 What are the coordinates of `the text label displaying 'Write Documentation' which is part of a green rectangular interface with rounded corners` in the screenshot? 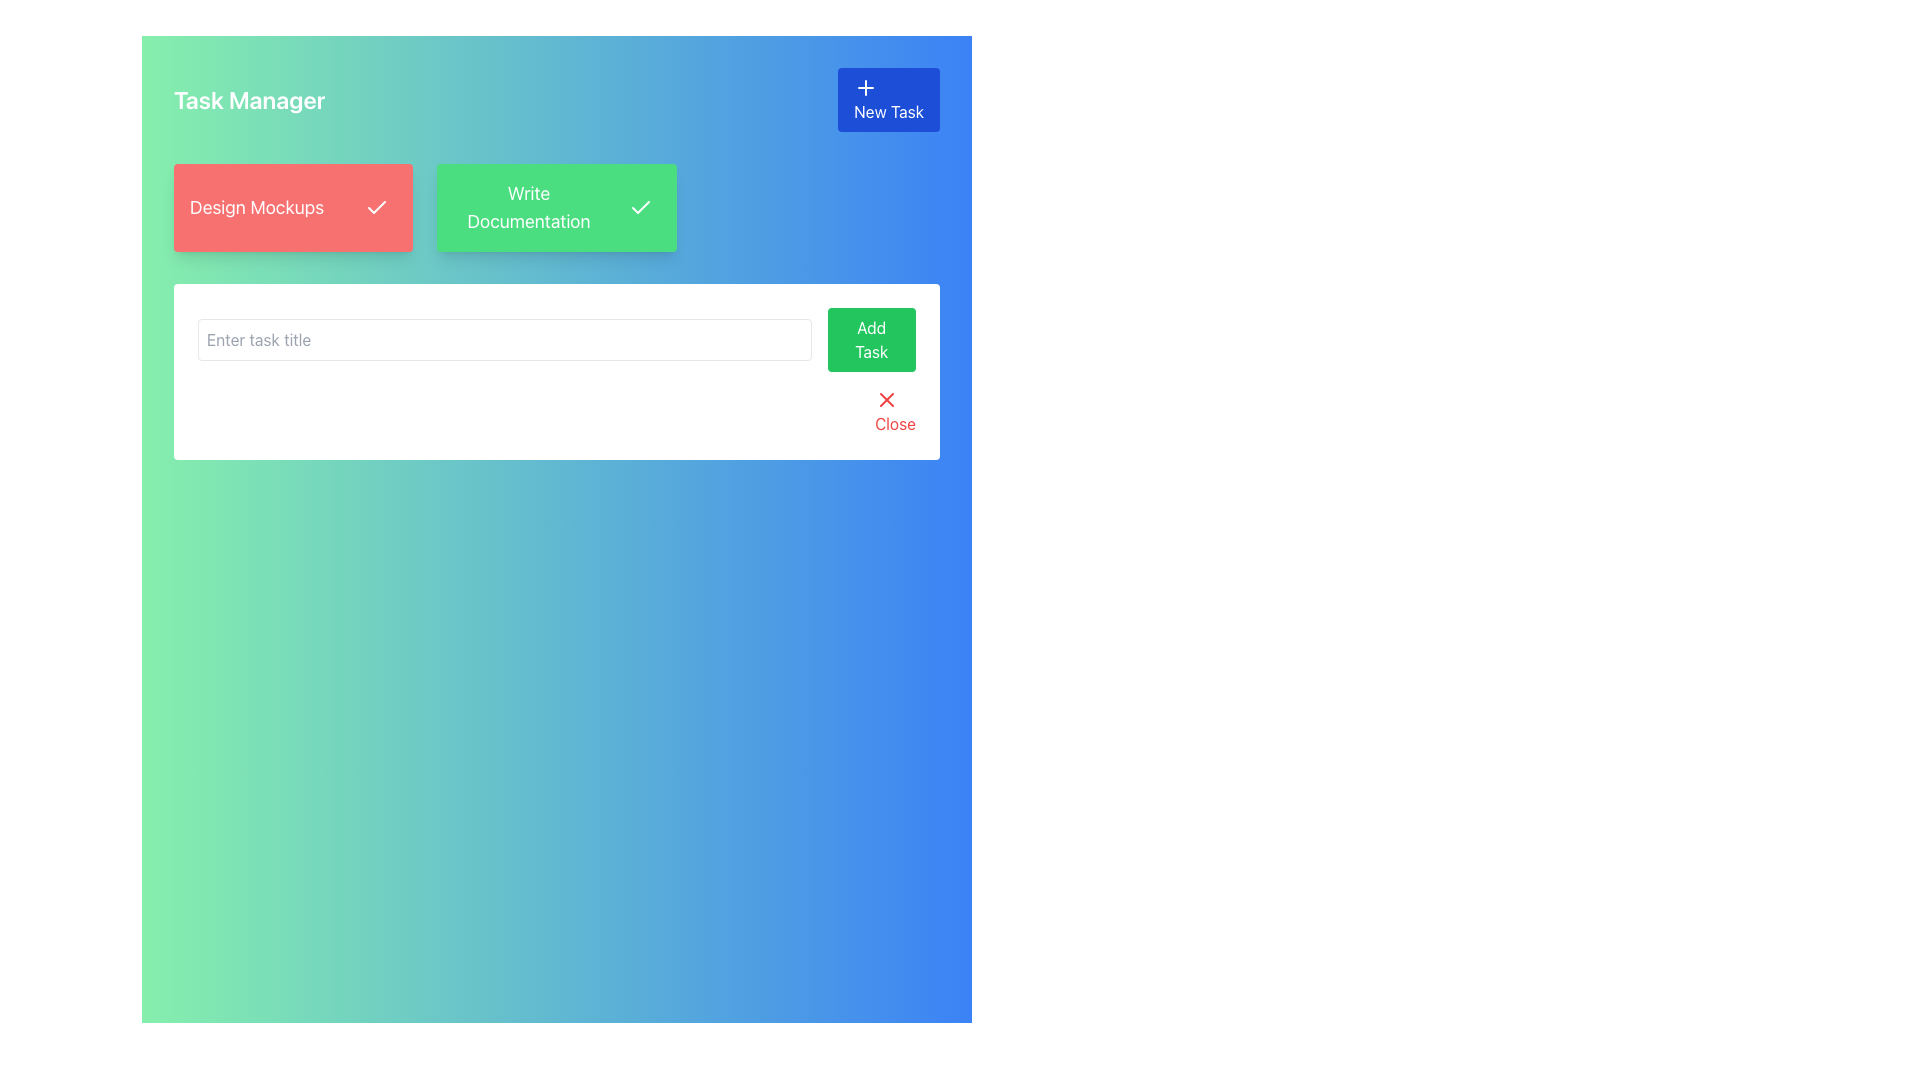 It's located at (528, 208).